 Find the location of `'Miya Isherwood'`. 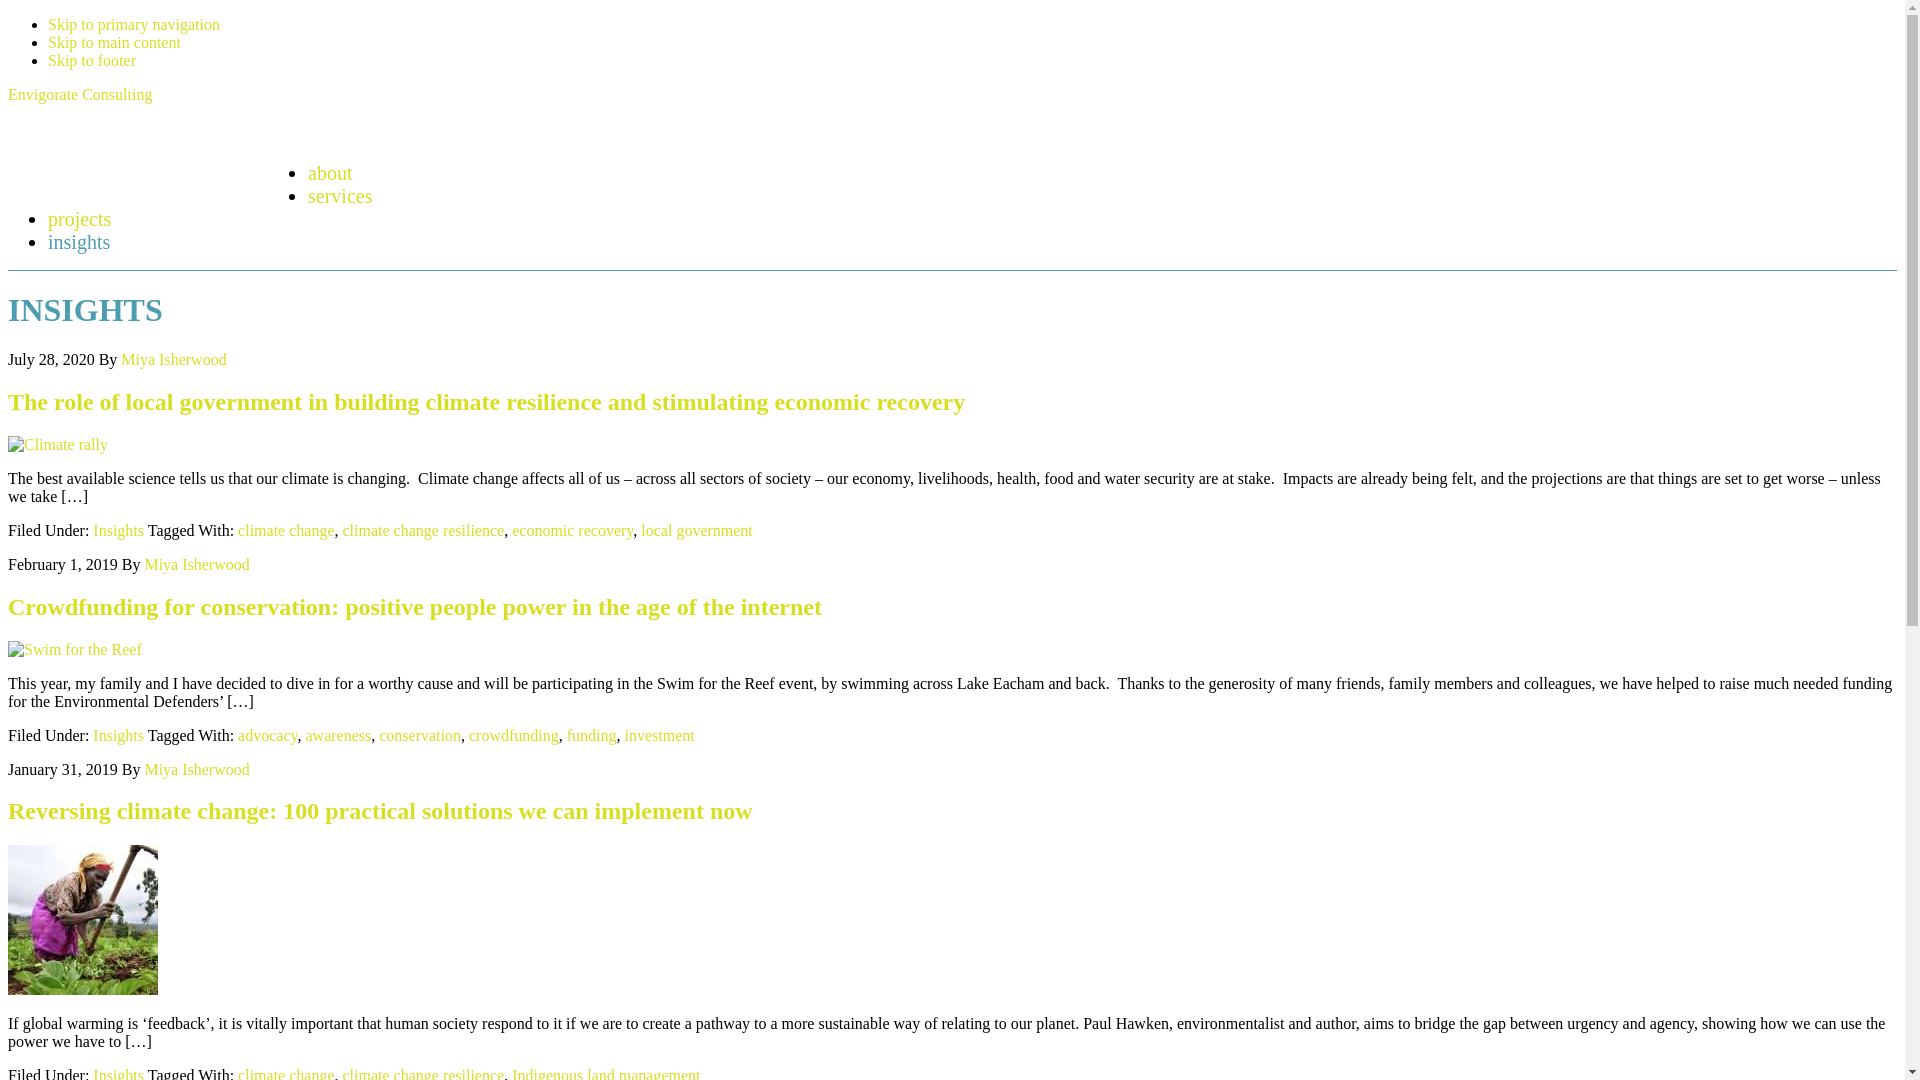

'Miya Isherwood' is located at coordinates (173, 358).